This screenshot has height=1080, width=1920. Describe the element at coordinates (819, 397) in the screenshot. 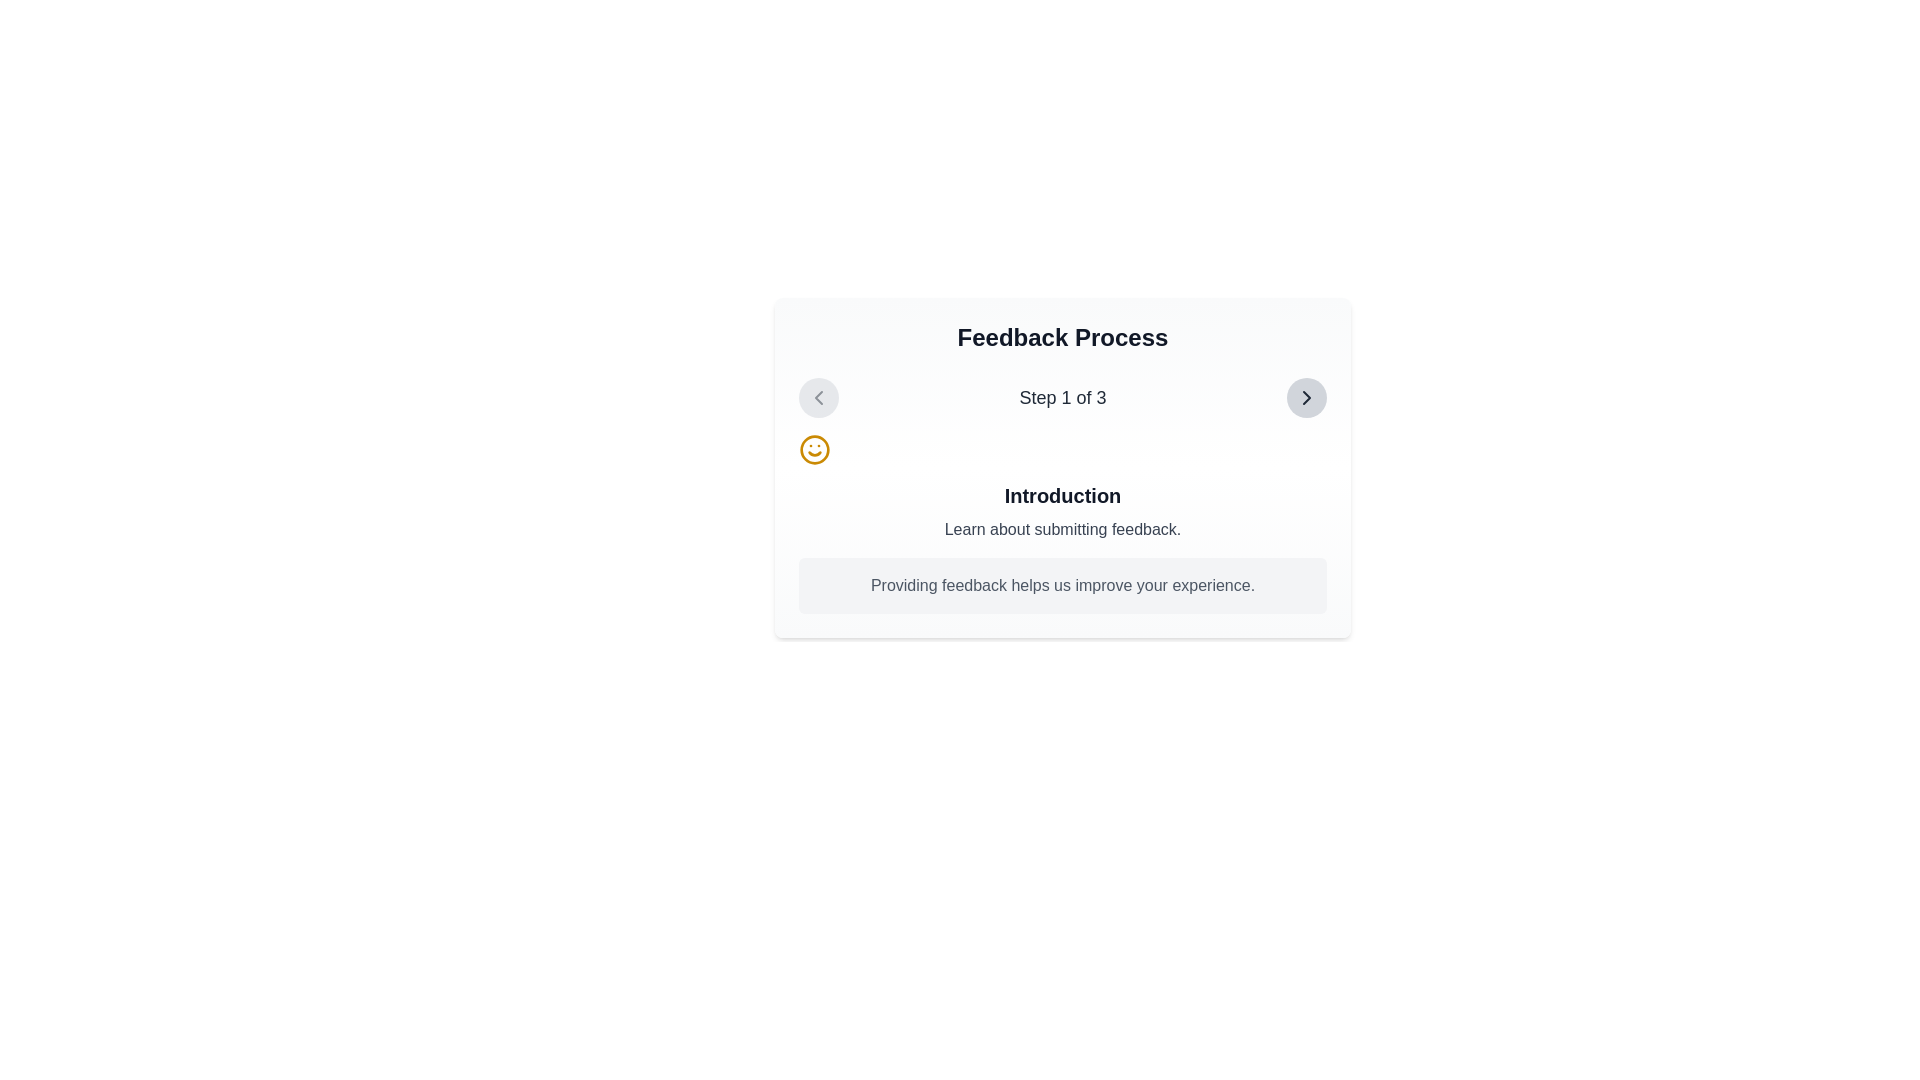

I see `the leftmost circular button with a light gray background and a darker gray arrow icon pointing to the left, located in the header section of the 'Feedback Process' card for keyboard navigation` at that location.